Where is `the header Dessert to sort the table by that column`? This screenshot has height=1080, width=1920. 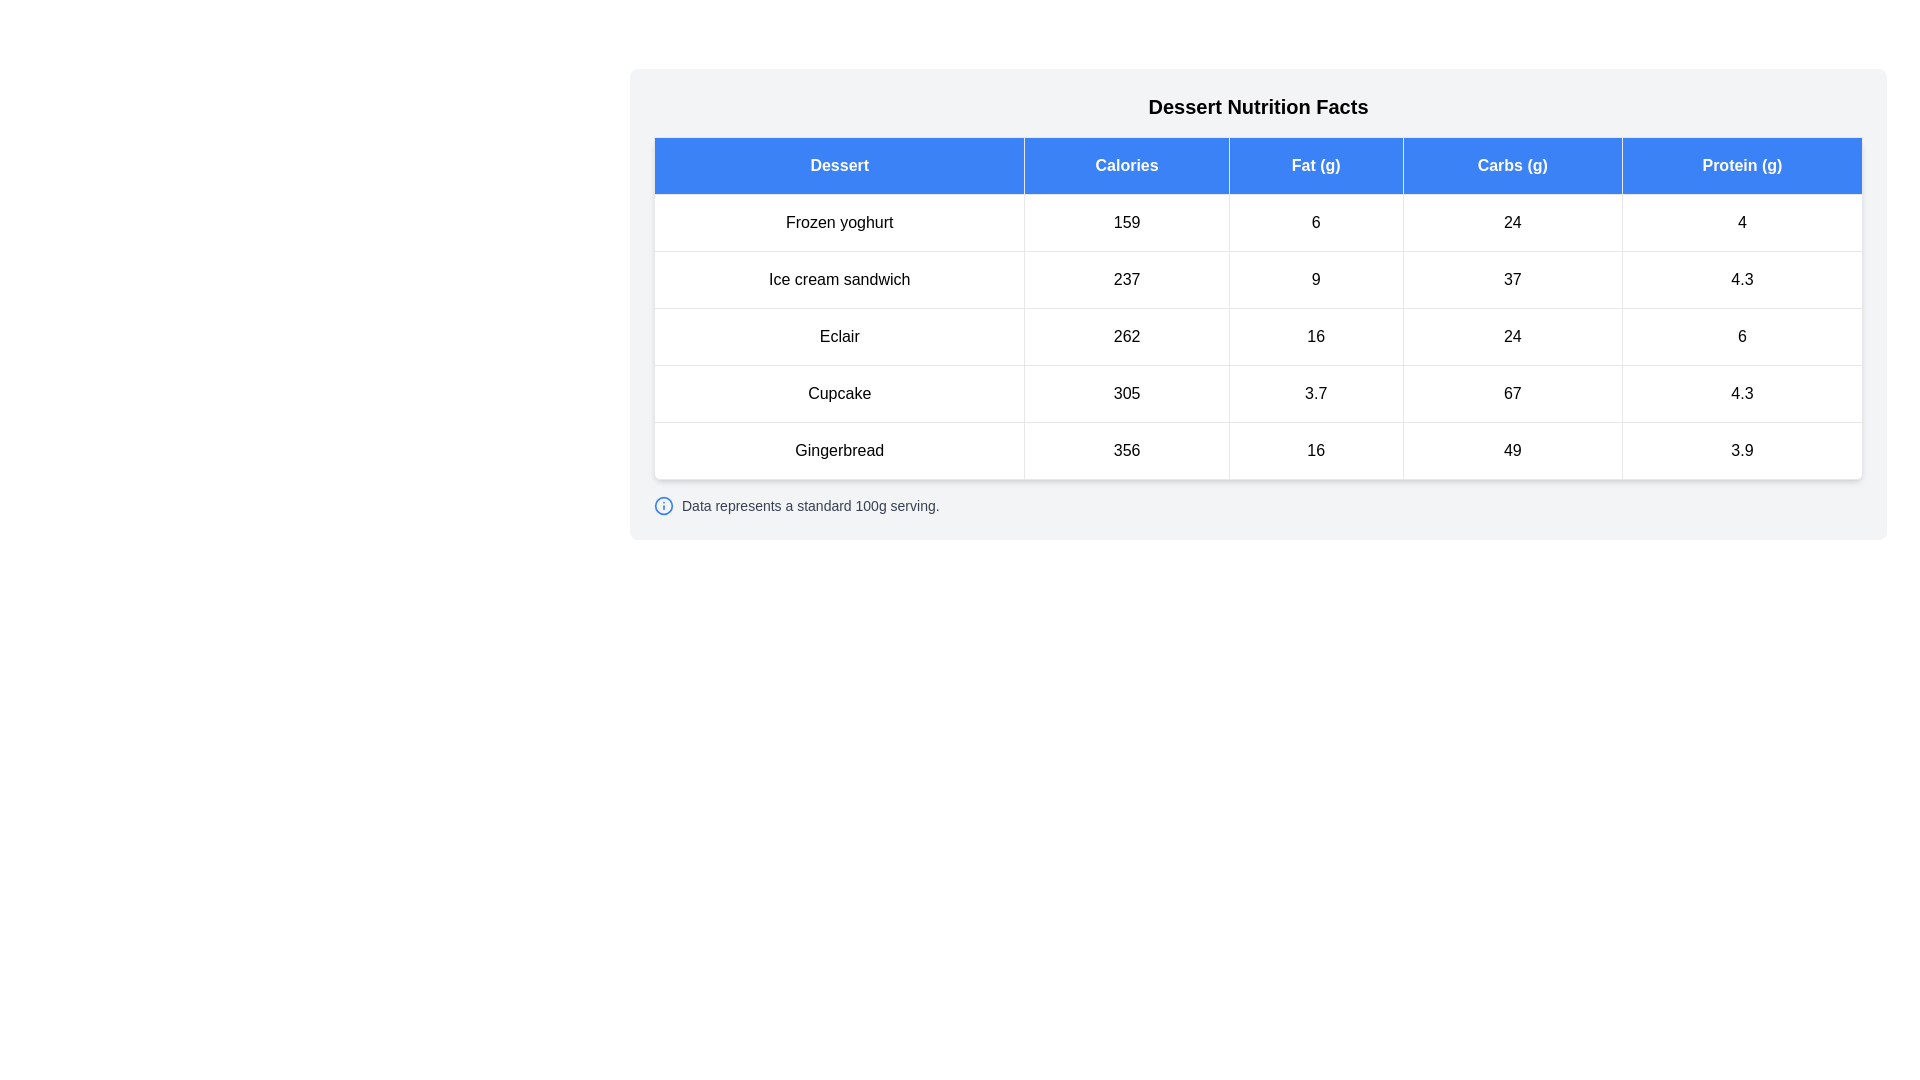 the header Dessert to sort the table by that column is located at coordinates (839, 164).